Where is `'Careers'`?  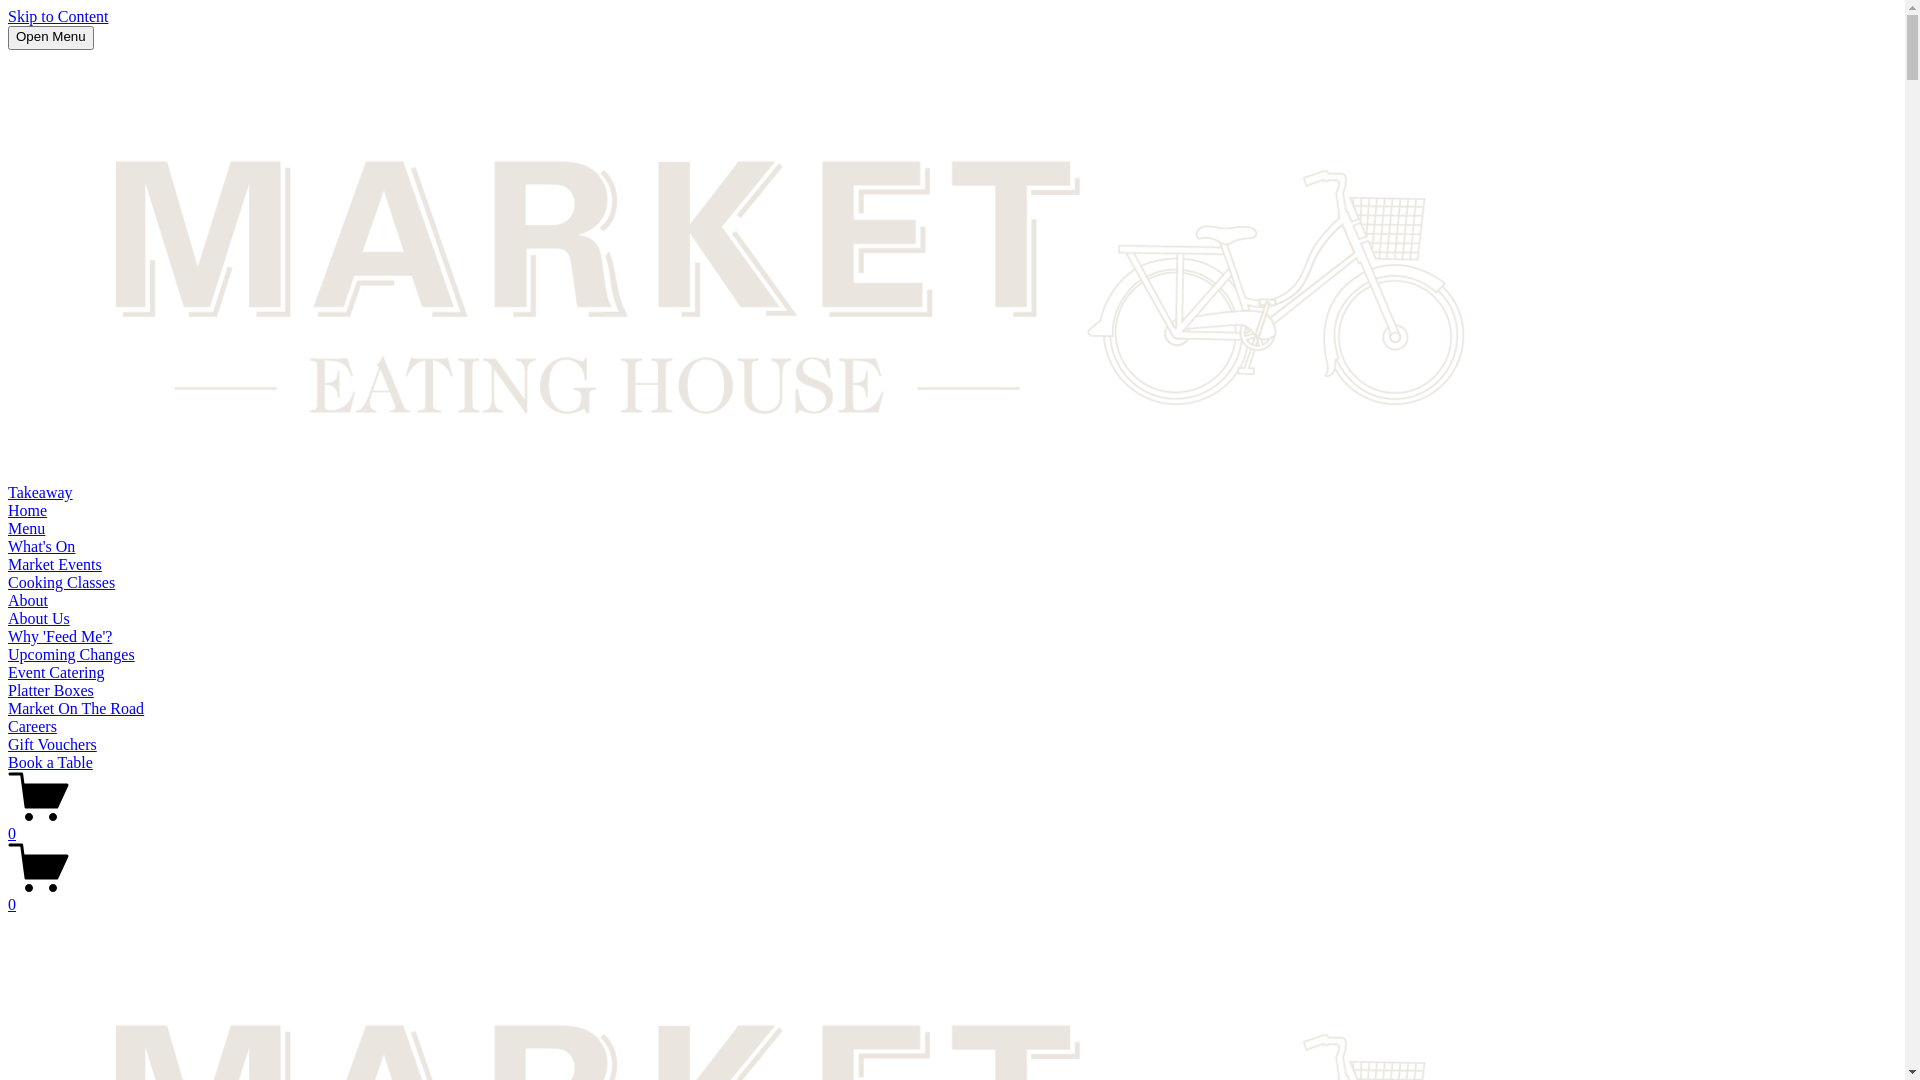
'Careers' is located at coordinates (32, 726).